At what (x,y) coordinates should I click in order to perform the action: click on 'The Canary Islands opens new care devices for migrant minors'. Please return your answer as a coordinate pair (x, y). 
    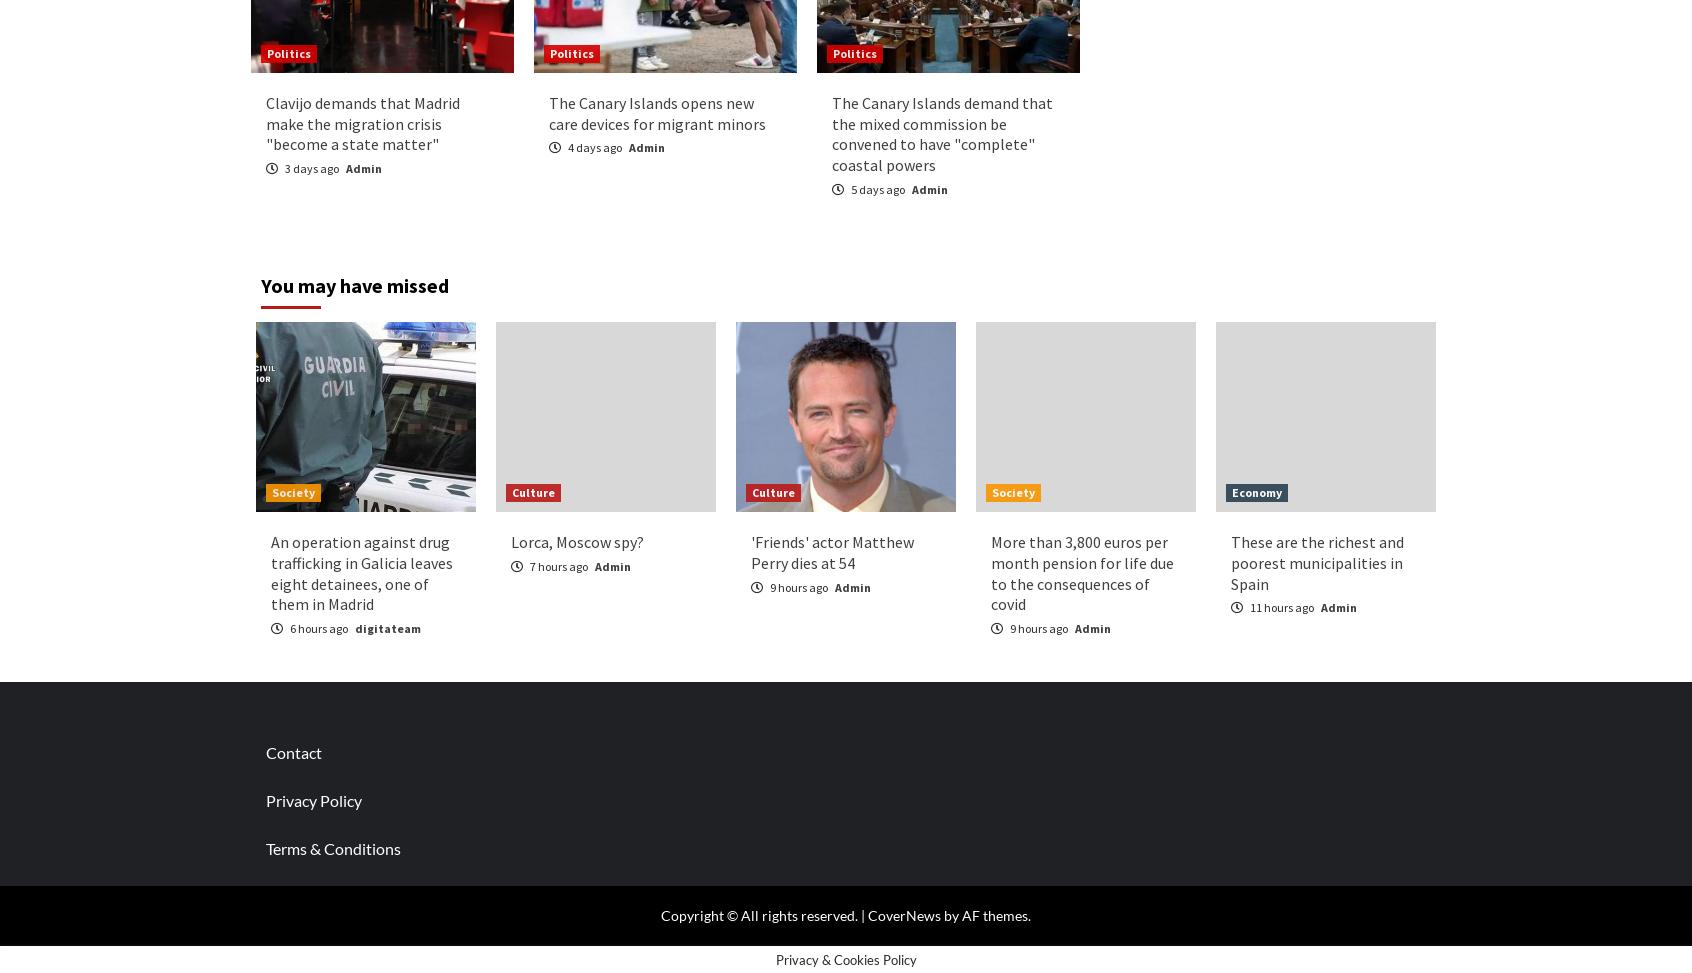
    Looking at the image, I should click on (656, 111).